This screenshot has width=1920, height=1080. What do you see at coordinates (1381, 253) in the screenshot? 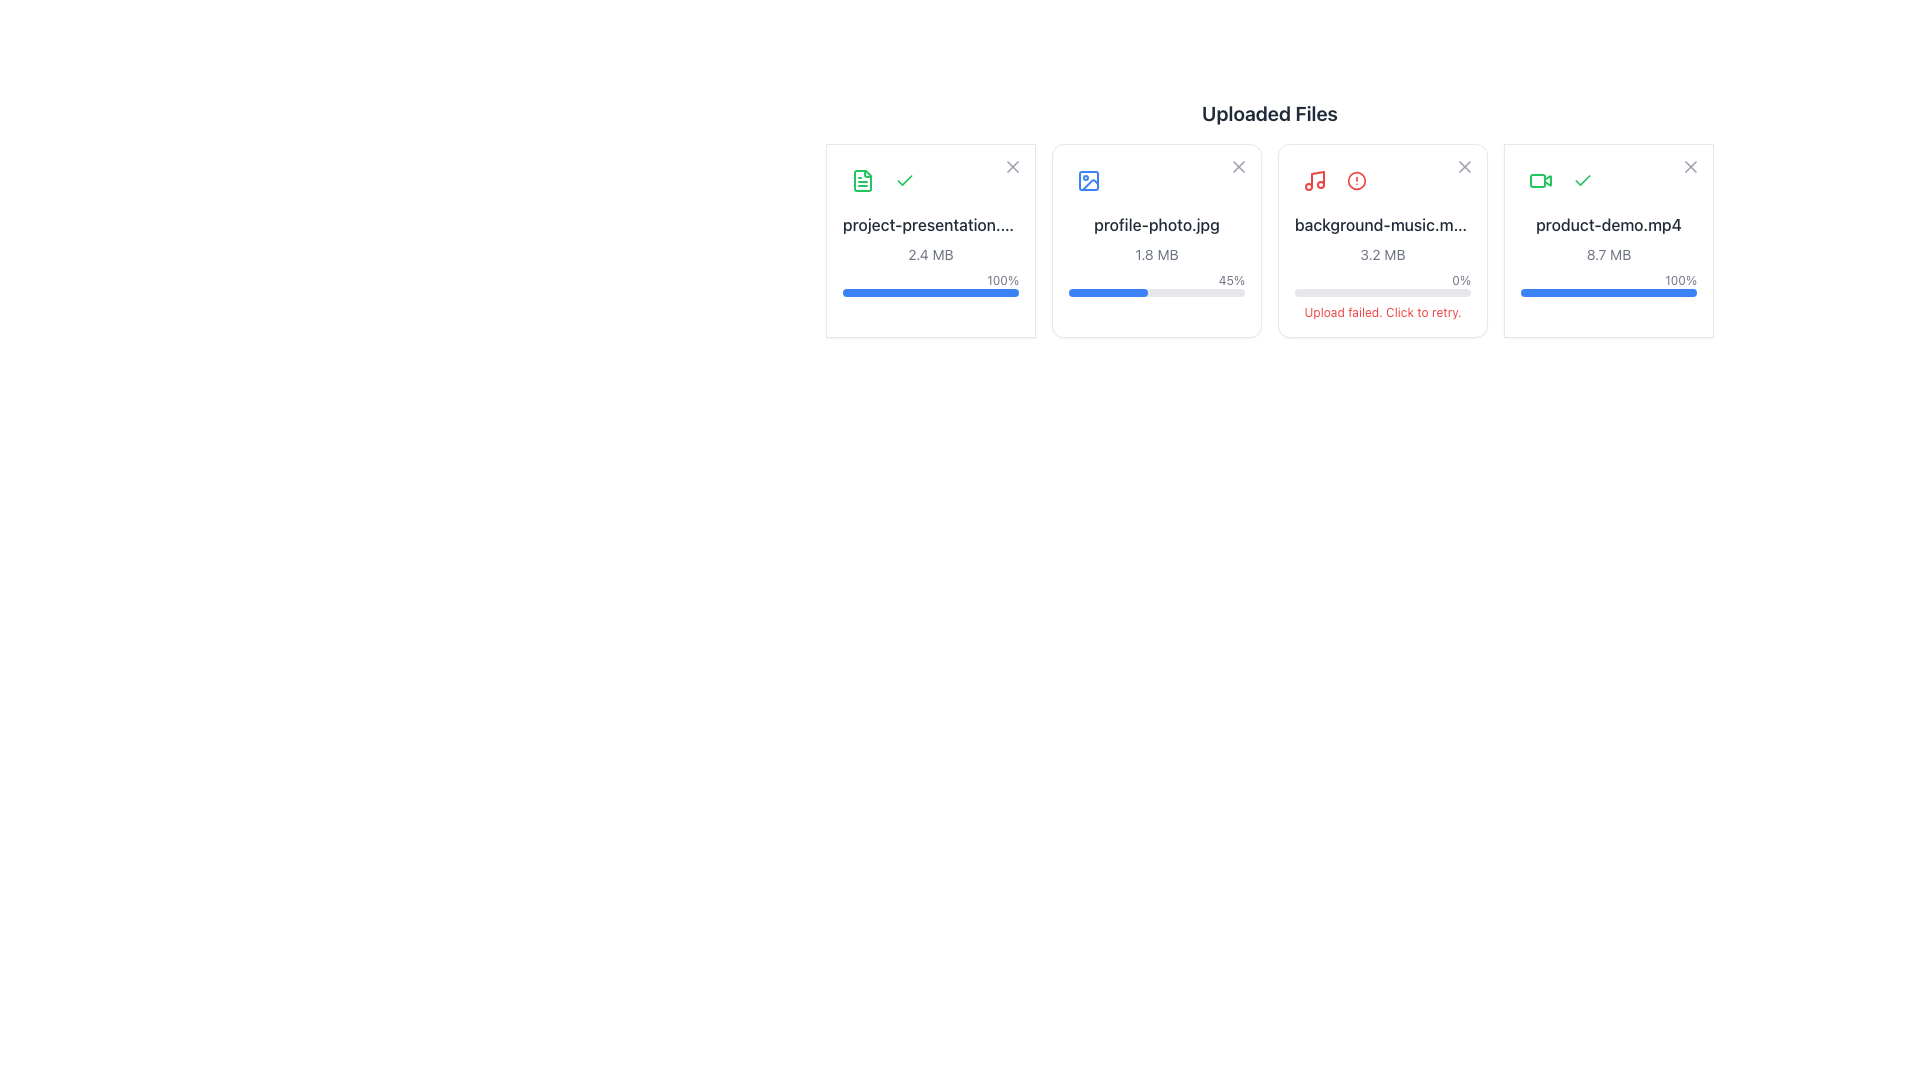
I see `the static text label displaying '3.2 MB' located within the card for the file 'background-music.mp3', positioned directly below the file name and above the progress indicators` at bounding box center [1381, 253].